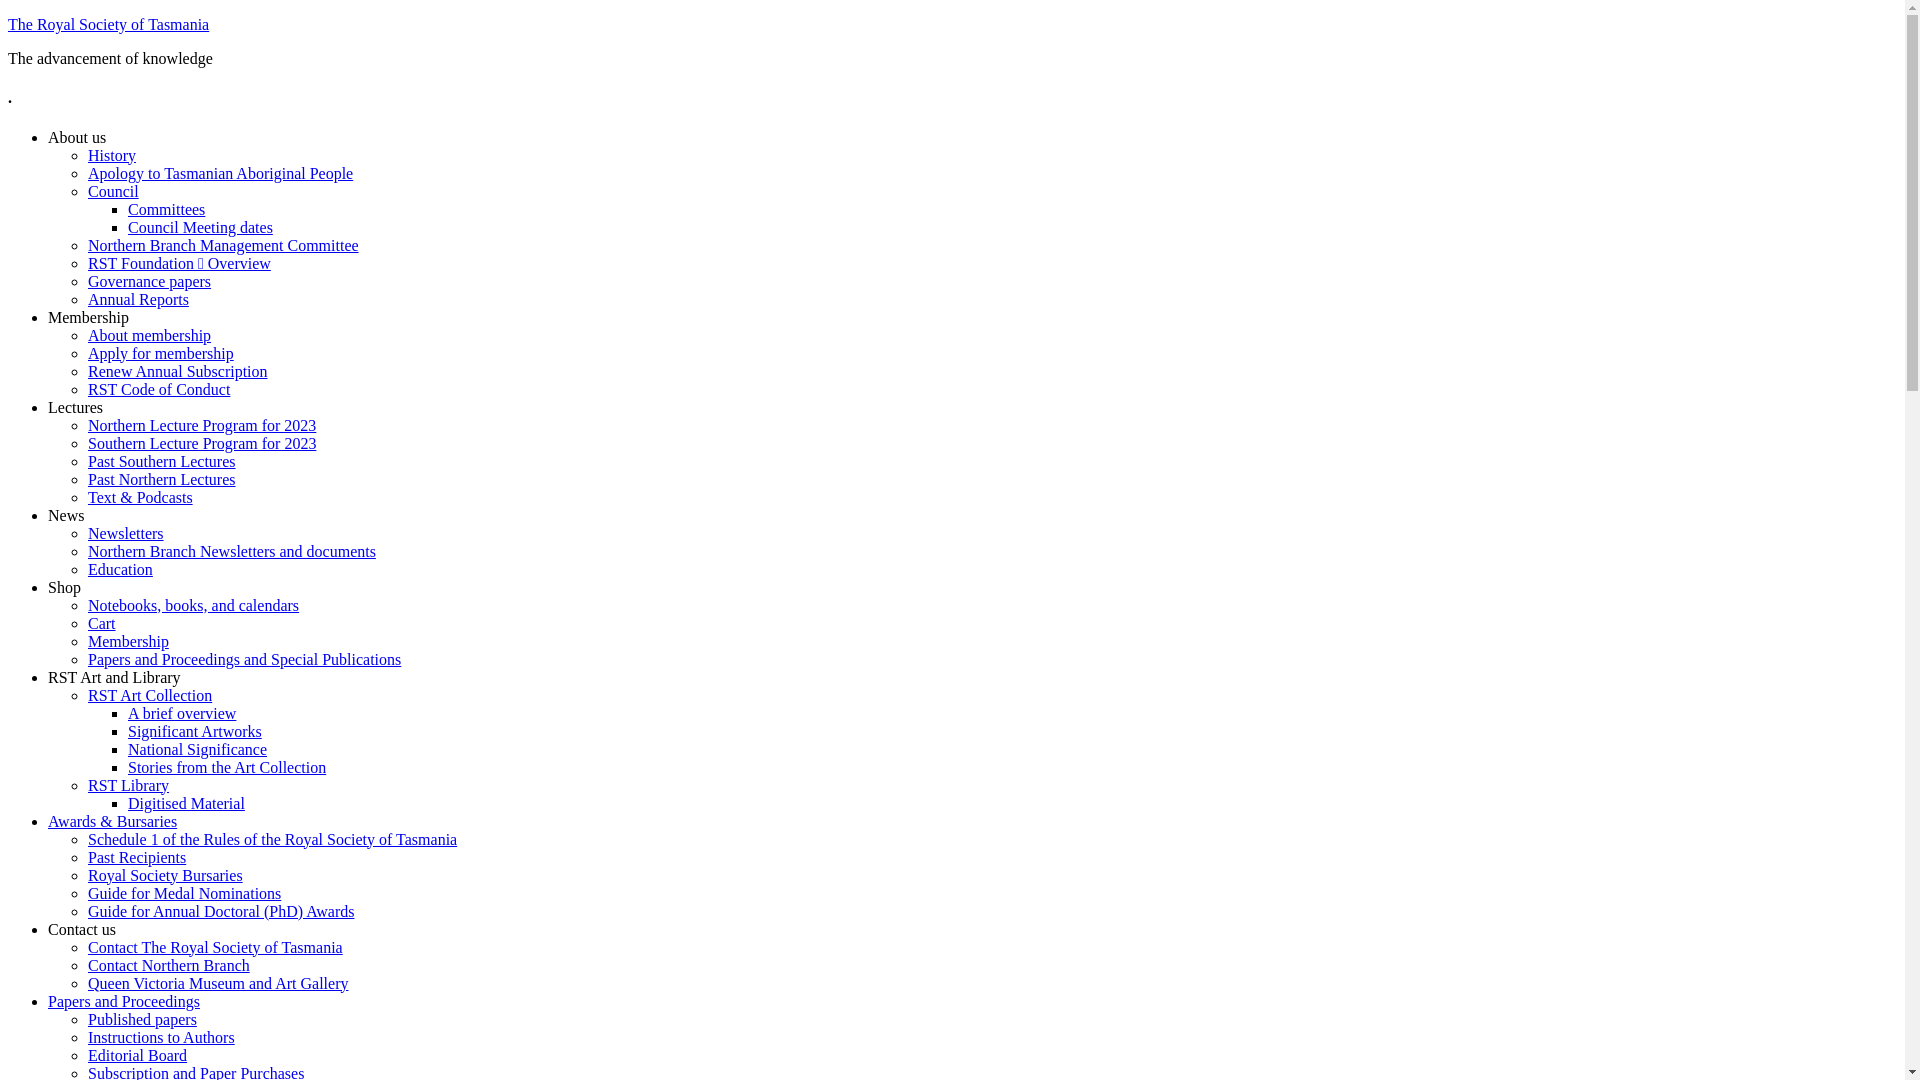 This screenshot has height=1080, width=1920. Describe the element at coordinates (168, 964) in the screenshot. I see `'Contact Northern Branch'` at that location.